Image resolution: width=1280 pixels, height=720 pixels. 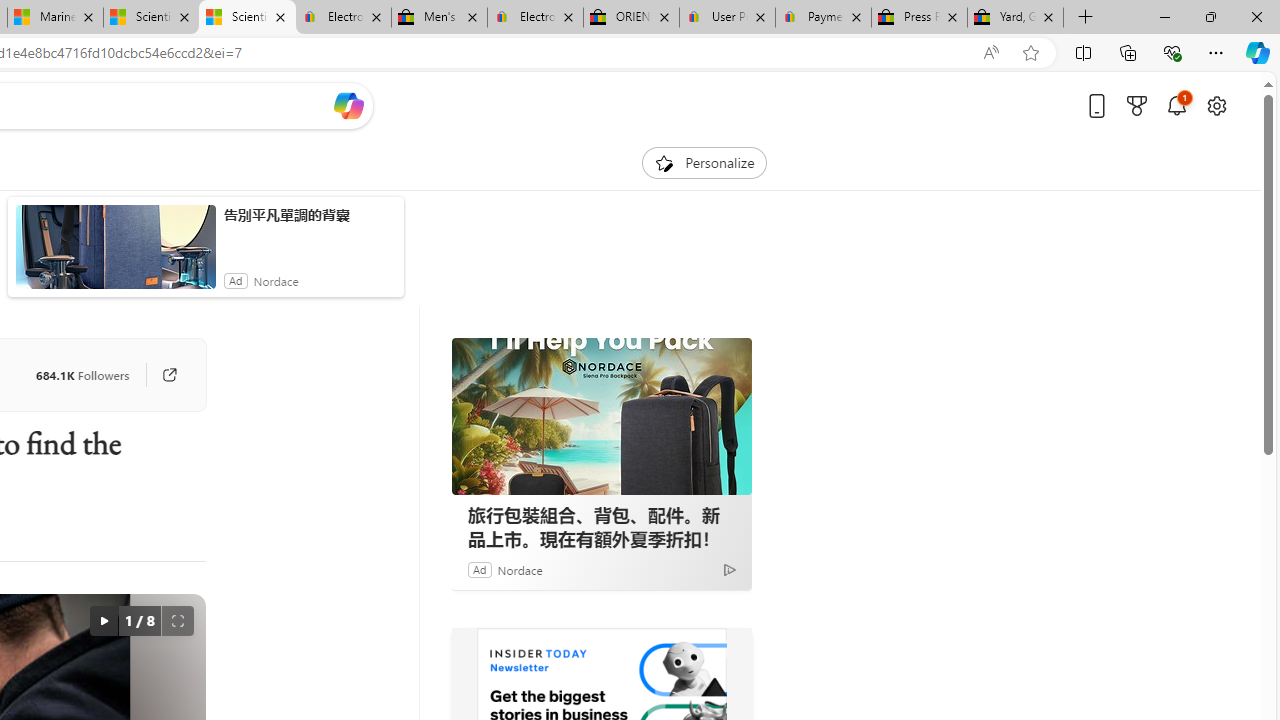 What do you see at coordinates (114, 254) in the screenshot?
I see `'anim-content'` at bounding box center [114, 254].